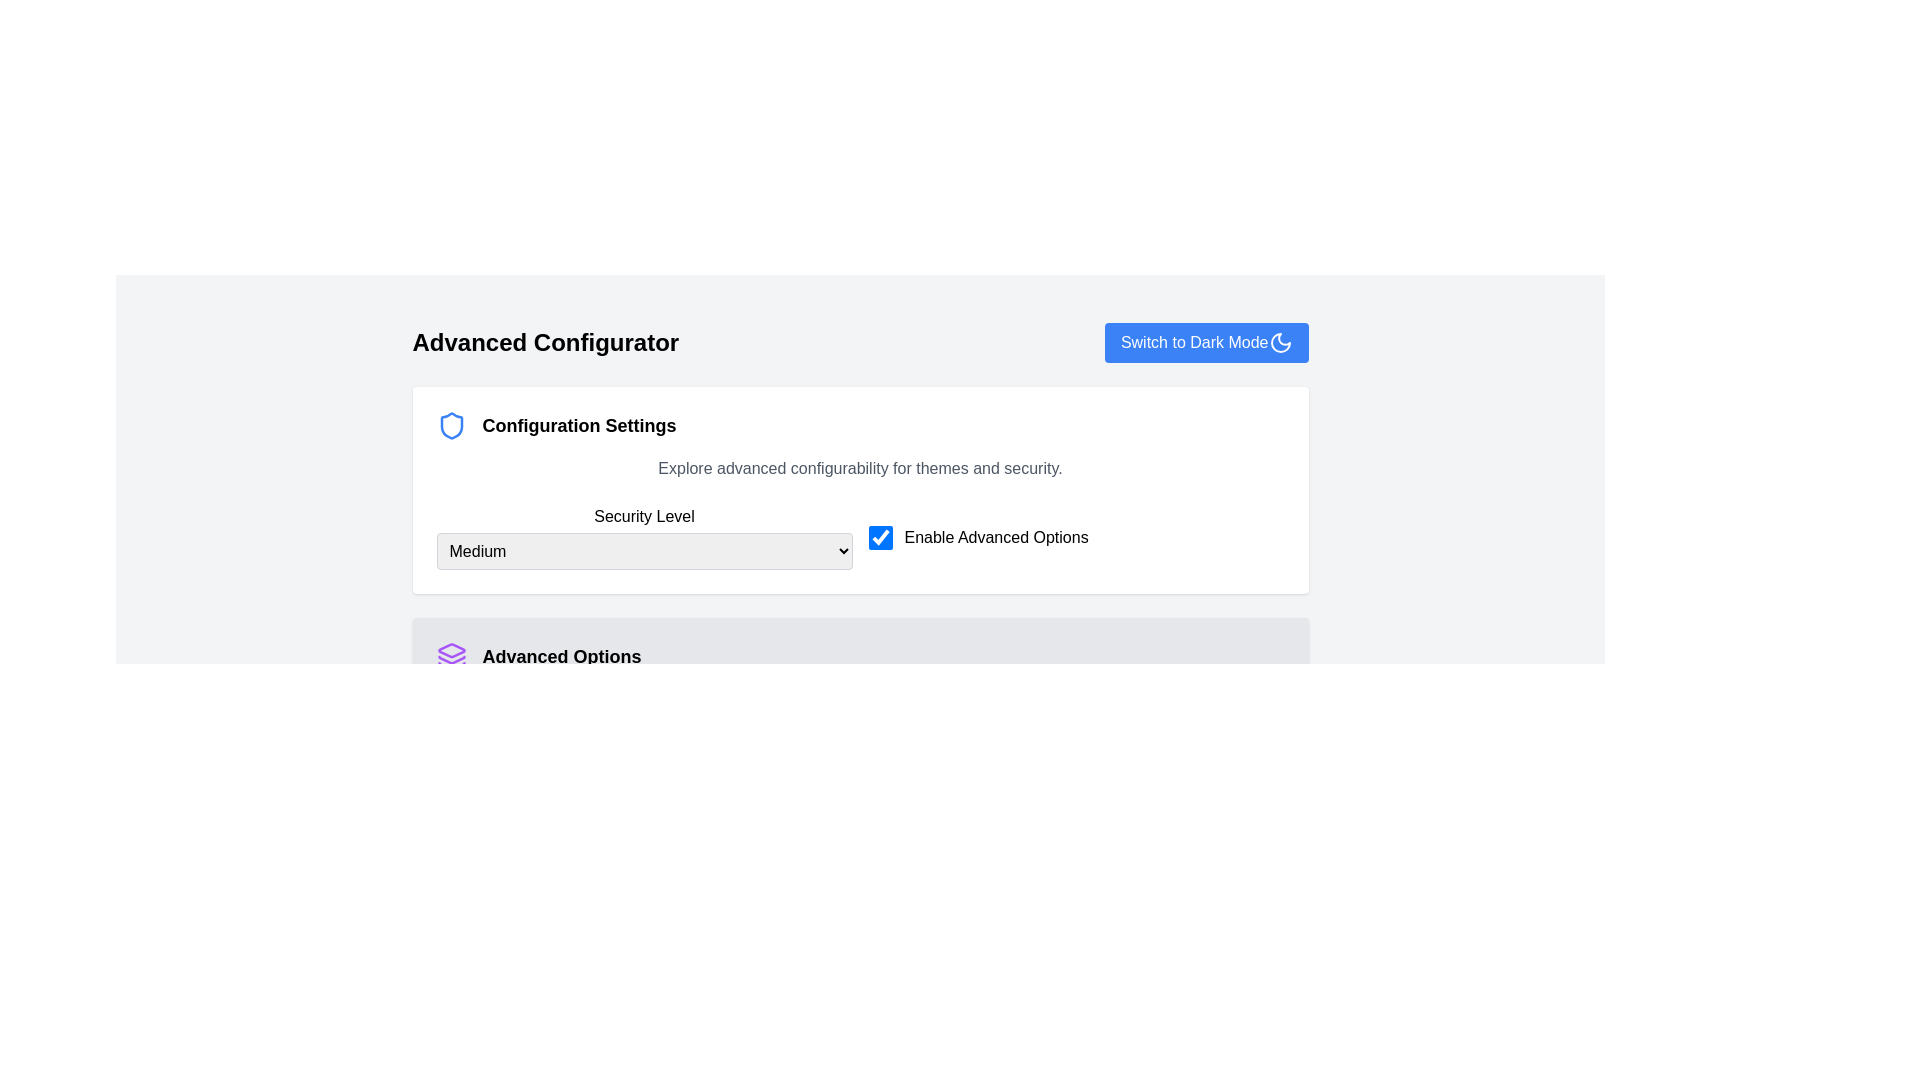  Describe the element at coordinates (1075, 536) in the screenshot. I see `the checkbox labeled 'Enable Advanced Options'` at that location.